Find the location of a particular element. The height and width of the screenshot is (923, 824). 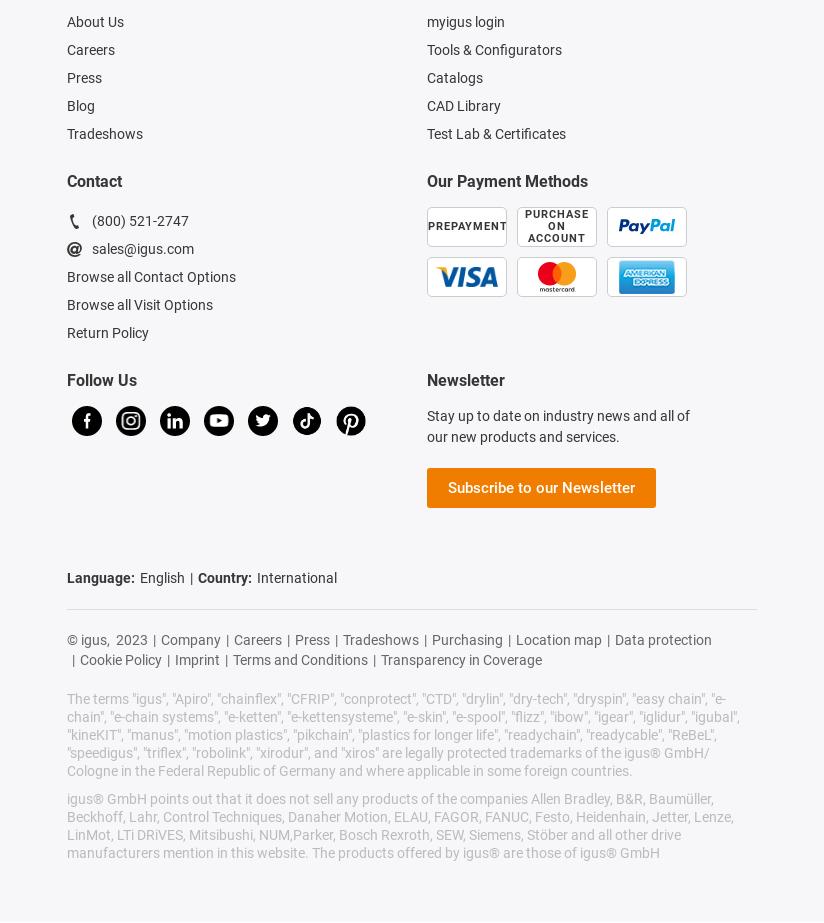

'© igus,' is located at coordinates (90, 639).